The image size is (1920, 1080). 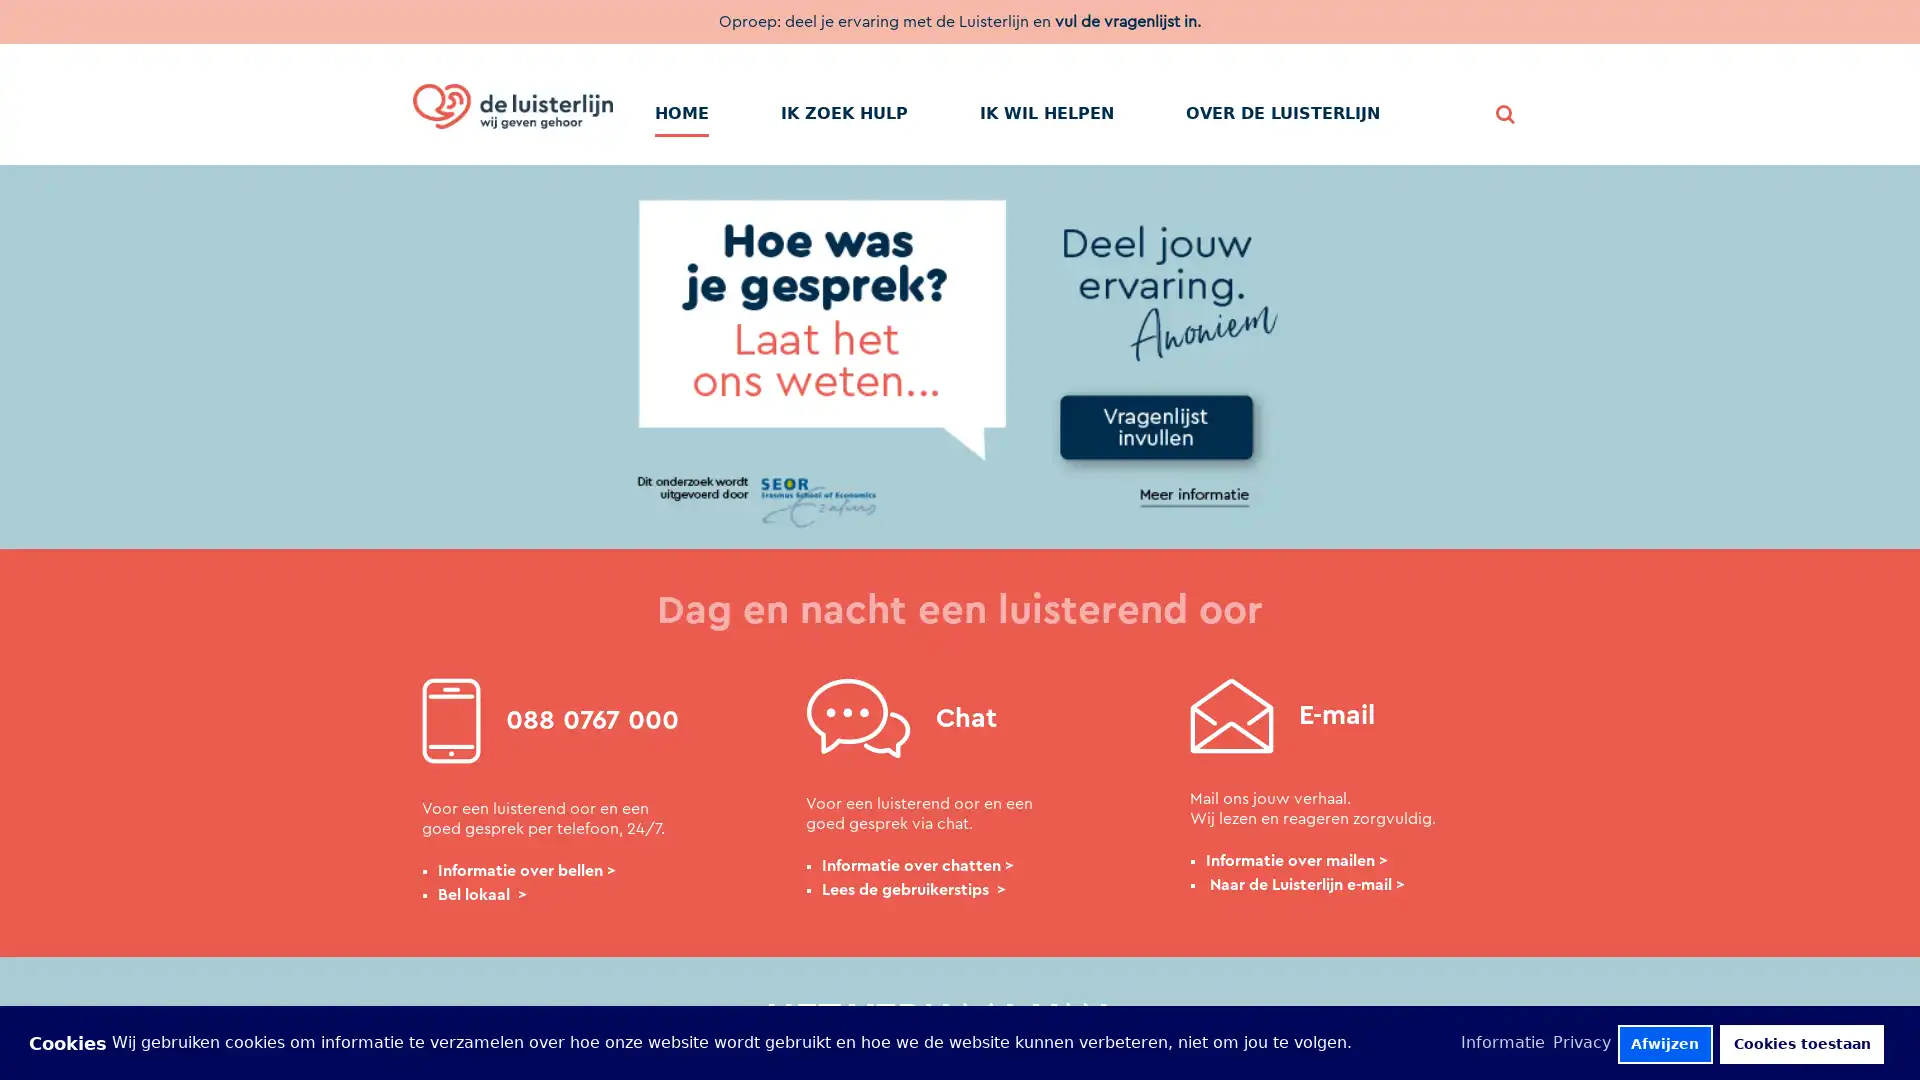 What do you see at coordinates (1504, 1041) in the screenshot?
I see `cookie policy` at bounding box center [1504, 1041].